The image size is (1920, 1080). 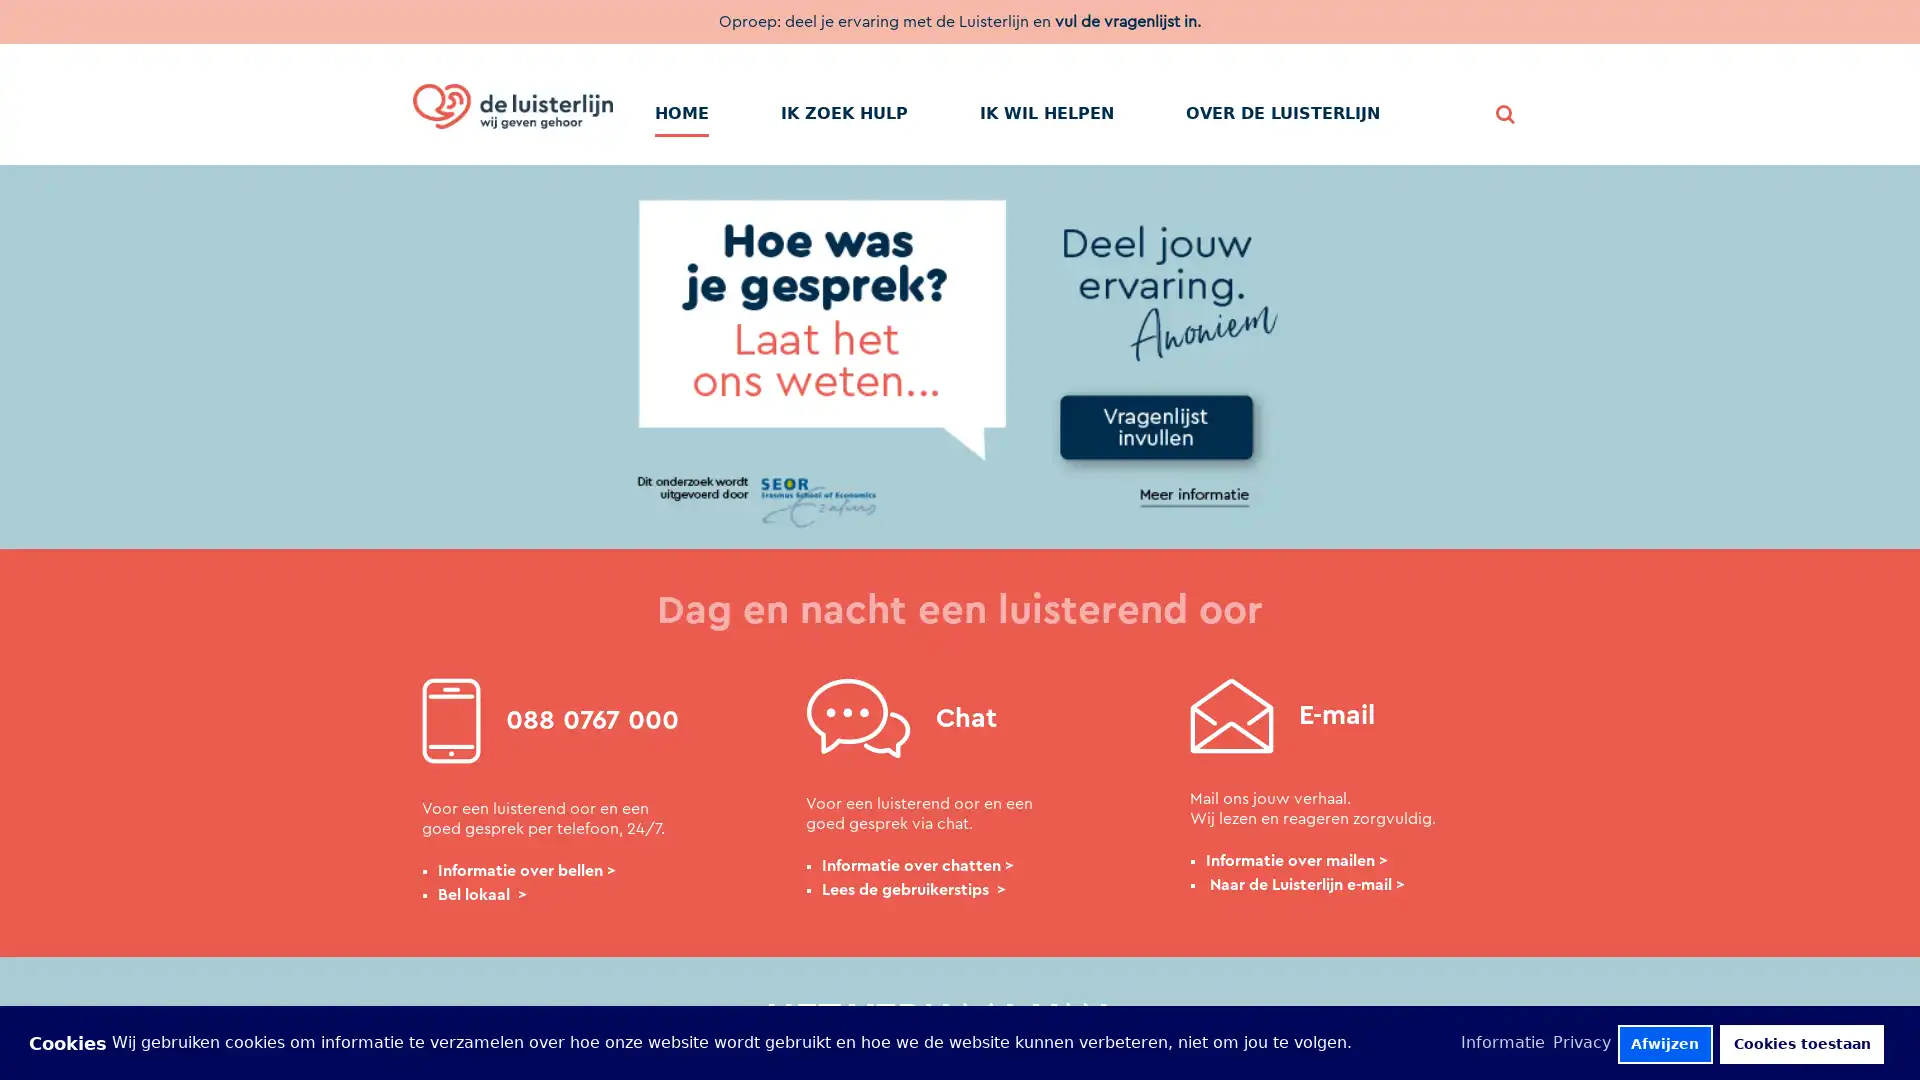 What do you see at coordinates (1504, 1041) in the screenshot?
I see `cookie policy` at bounding box center [1504, 1041].